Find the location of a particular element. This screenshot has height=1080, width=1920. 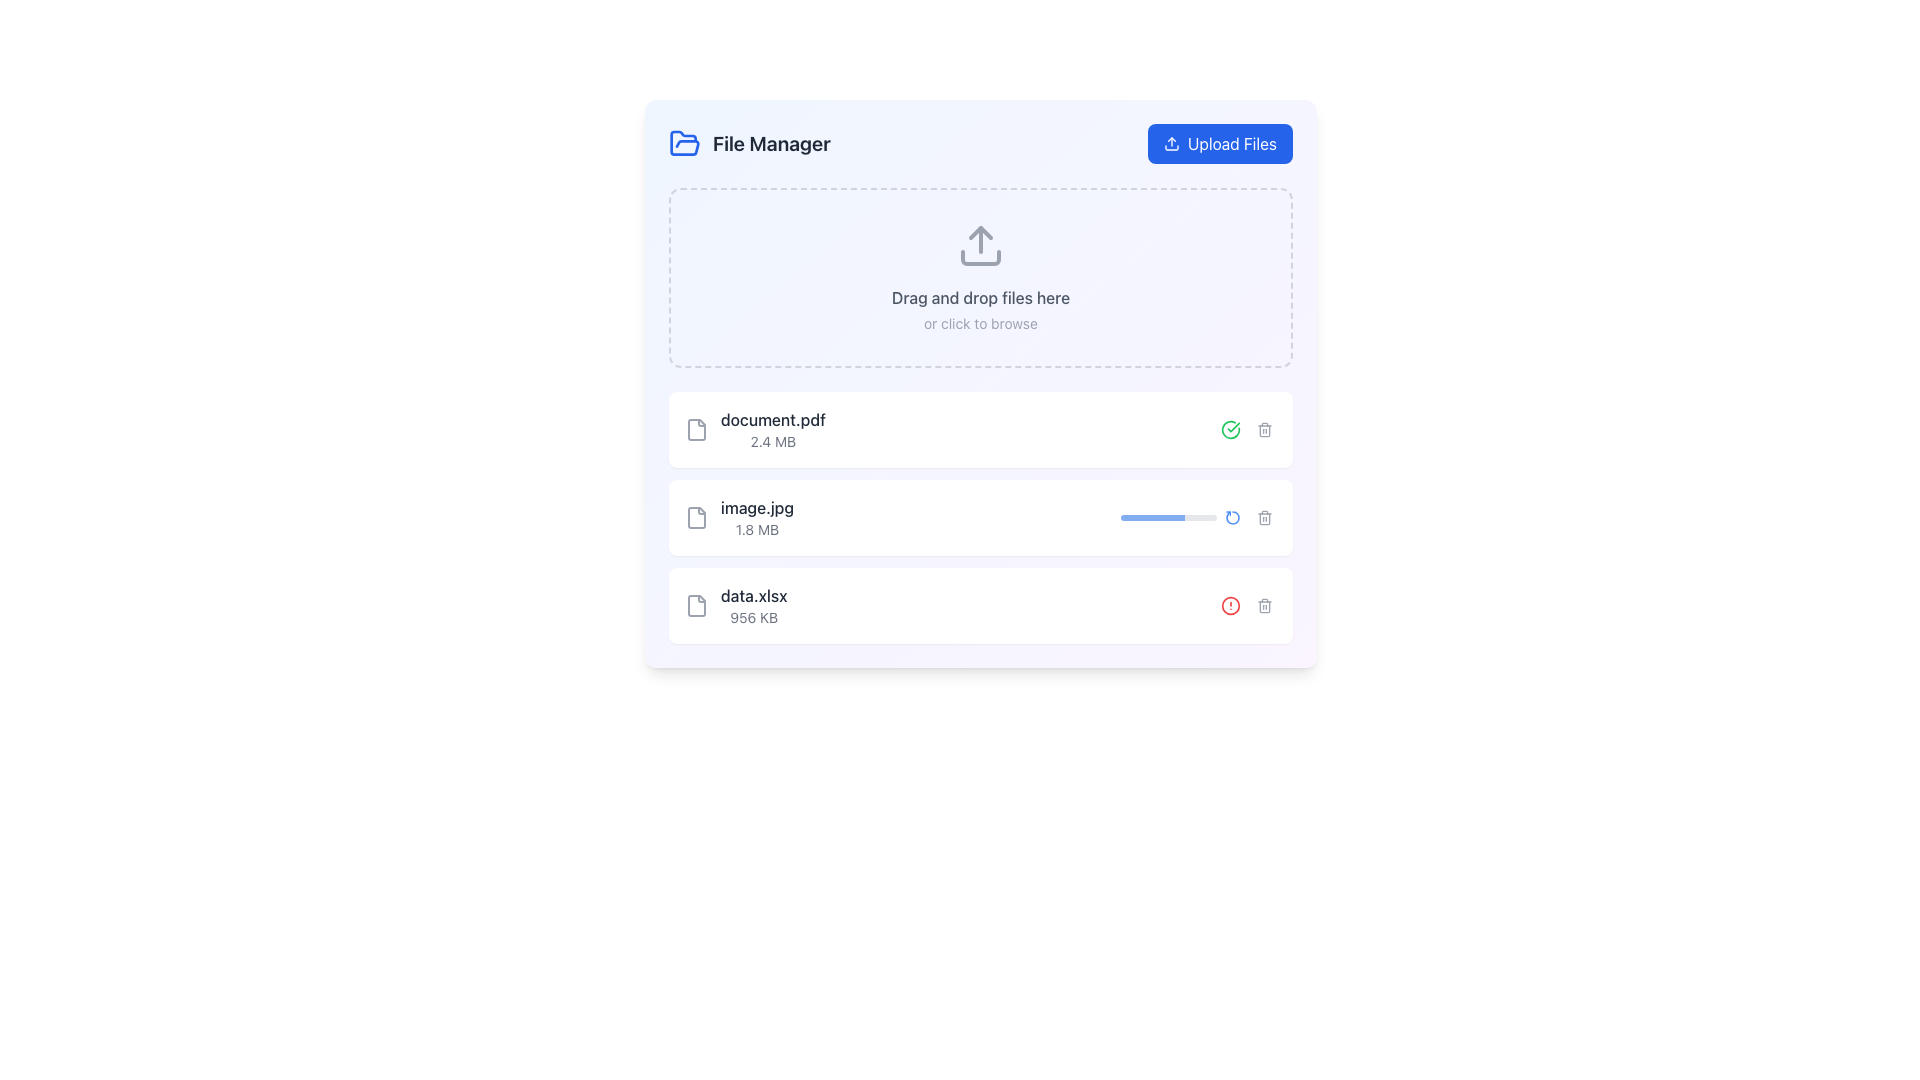

the current progress visually on the progress bar associated with the file 'image.jpg' in the file manager interface is located at coordinates (1169, 516).